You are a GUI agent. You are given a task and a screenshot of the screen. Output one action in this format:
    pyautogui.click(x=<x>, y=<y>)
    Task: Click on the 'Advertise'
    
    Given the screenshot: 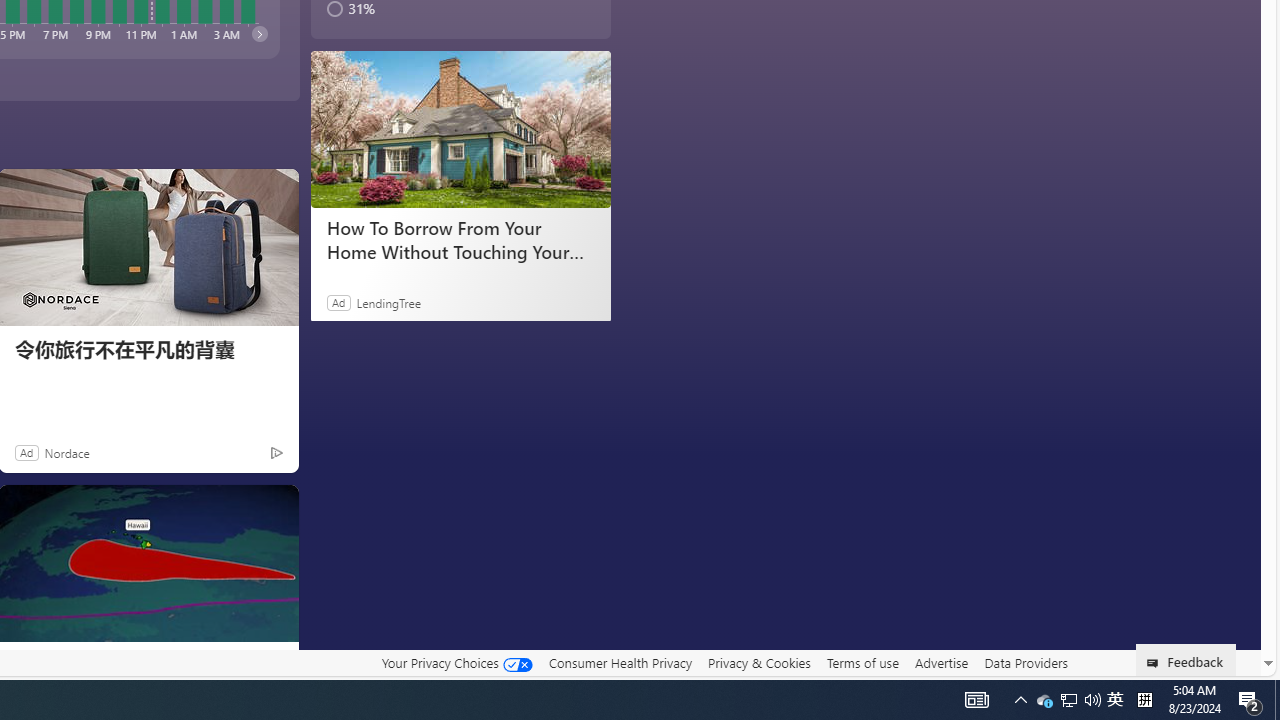 What is the action you would take?
    pyautogui.click(x=940, y=662)
    